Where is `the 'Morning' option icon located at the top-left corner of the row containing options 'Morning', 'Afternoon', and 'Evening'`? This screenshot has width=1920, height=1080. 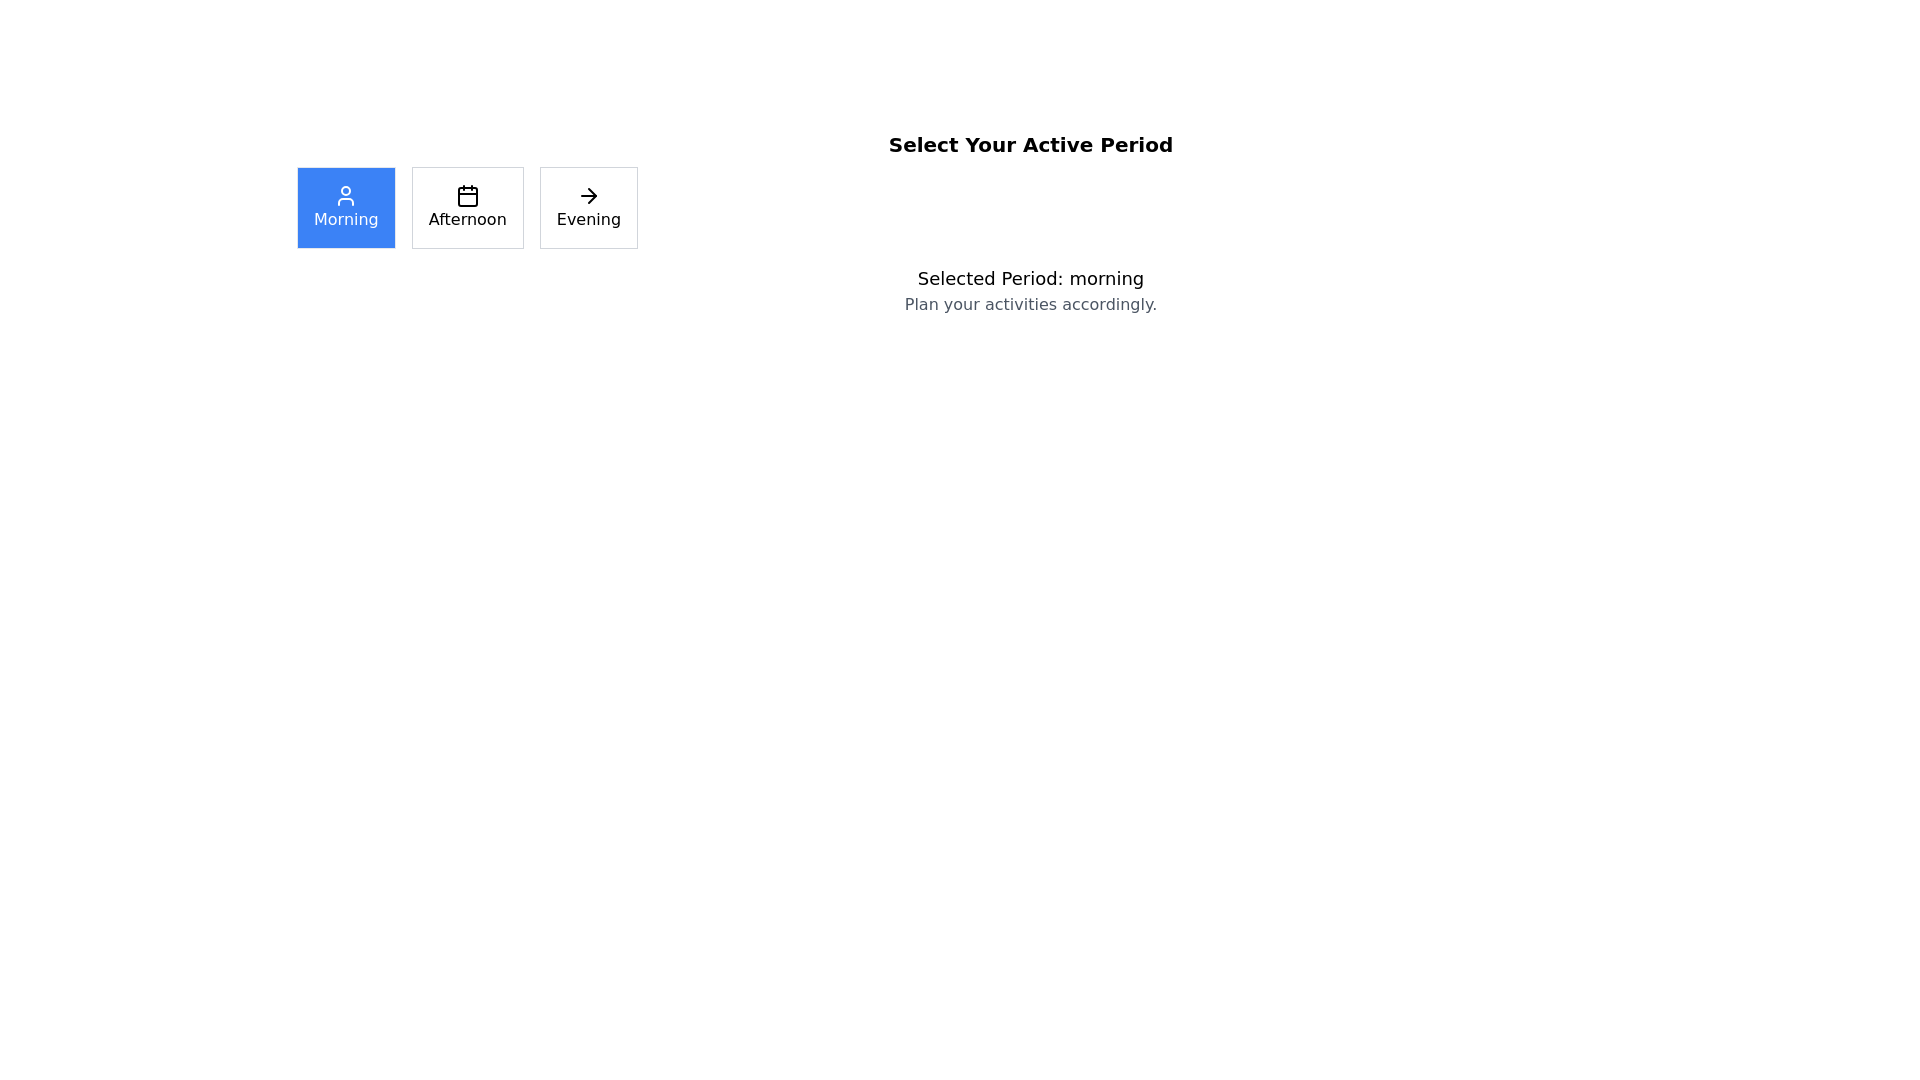 the 'Morning' option icon located at the top-left corner of the row containing options 'Morning', 'Afternoon', and 'Evening' is located at coordinates (346, 196).